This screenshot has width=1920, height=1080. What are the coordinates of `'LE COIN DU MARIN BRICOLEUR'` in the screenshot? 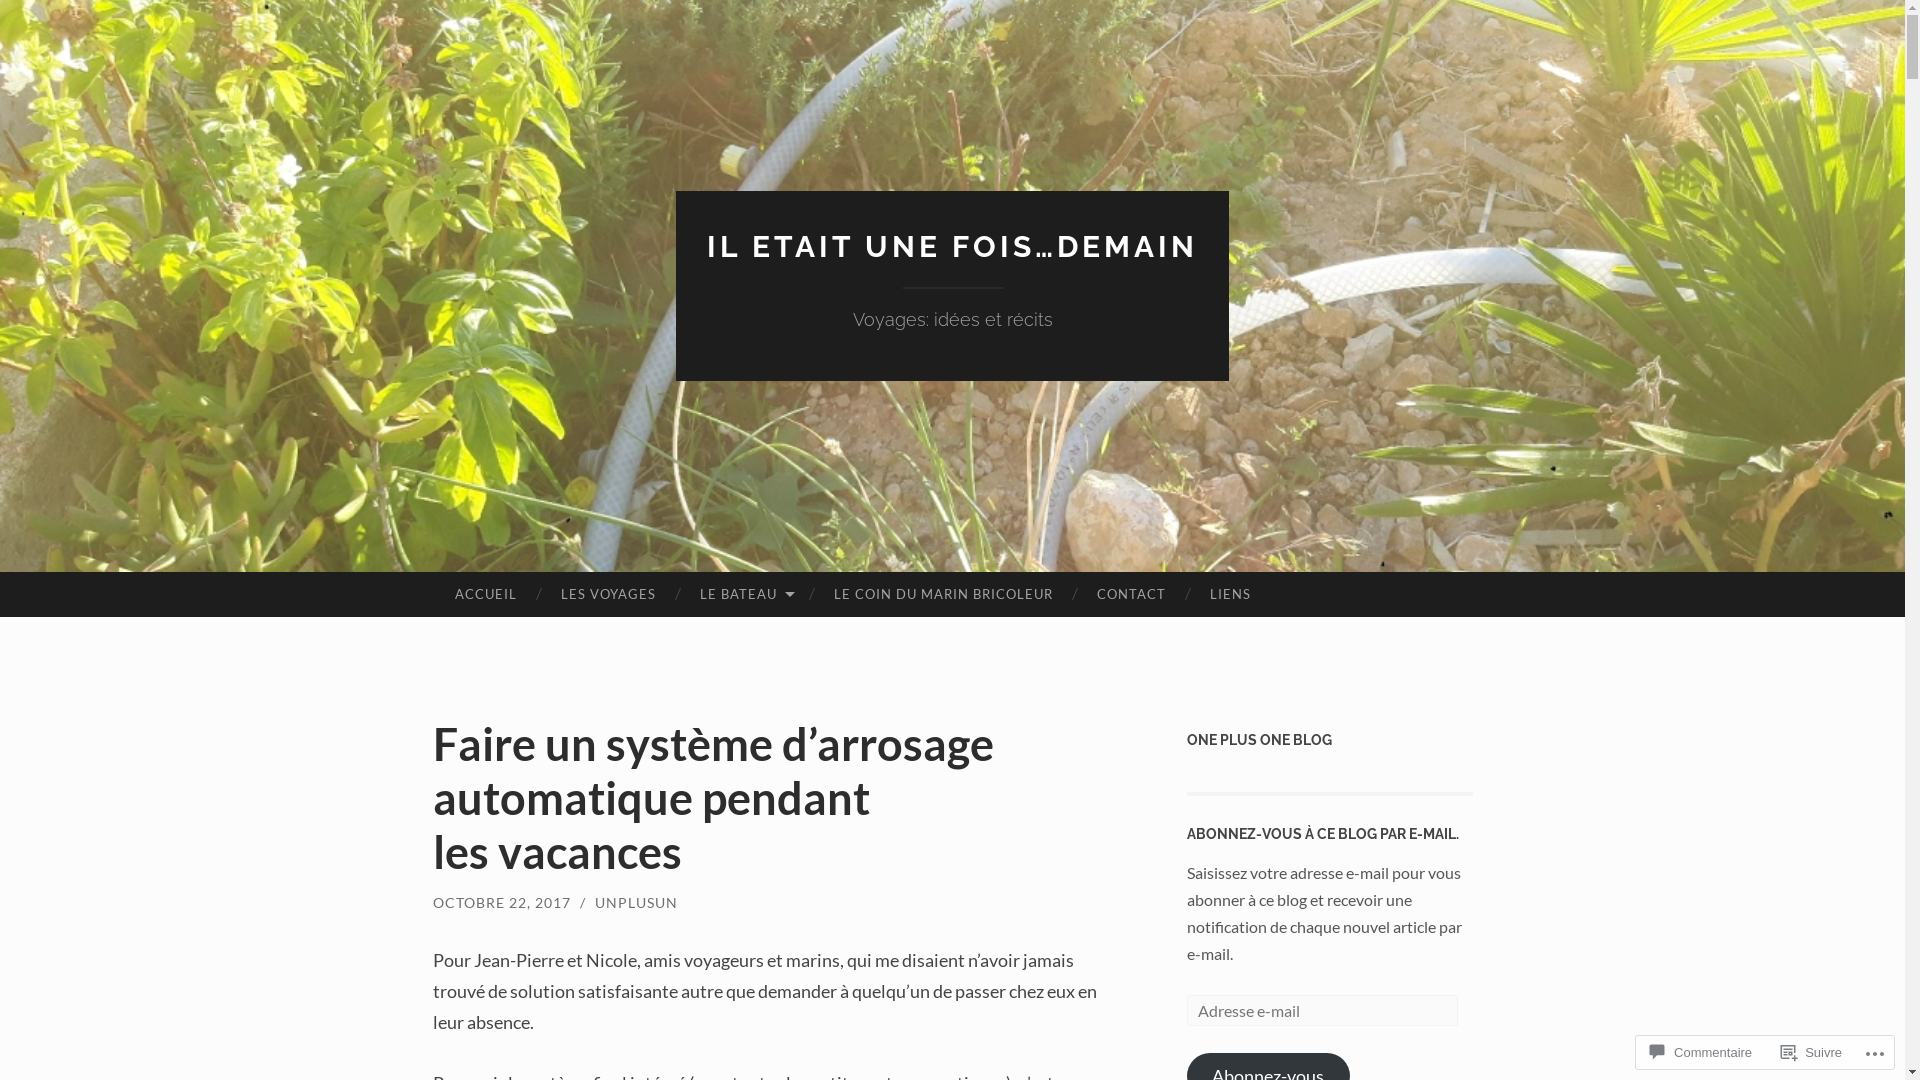 It's located at (942, 593).